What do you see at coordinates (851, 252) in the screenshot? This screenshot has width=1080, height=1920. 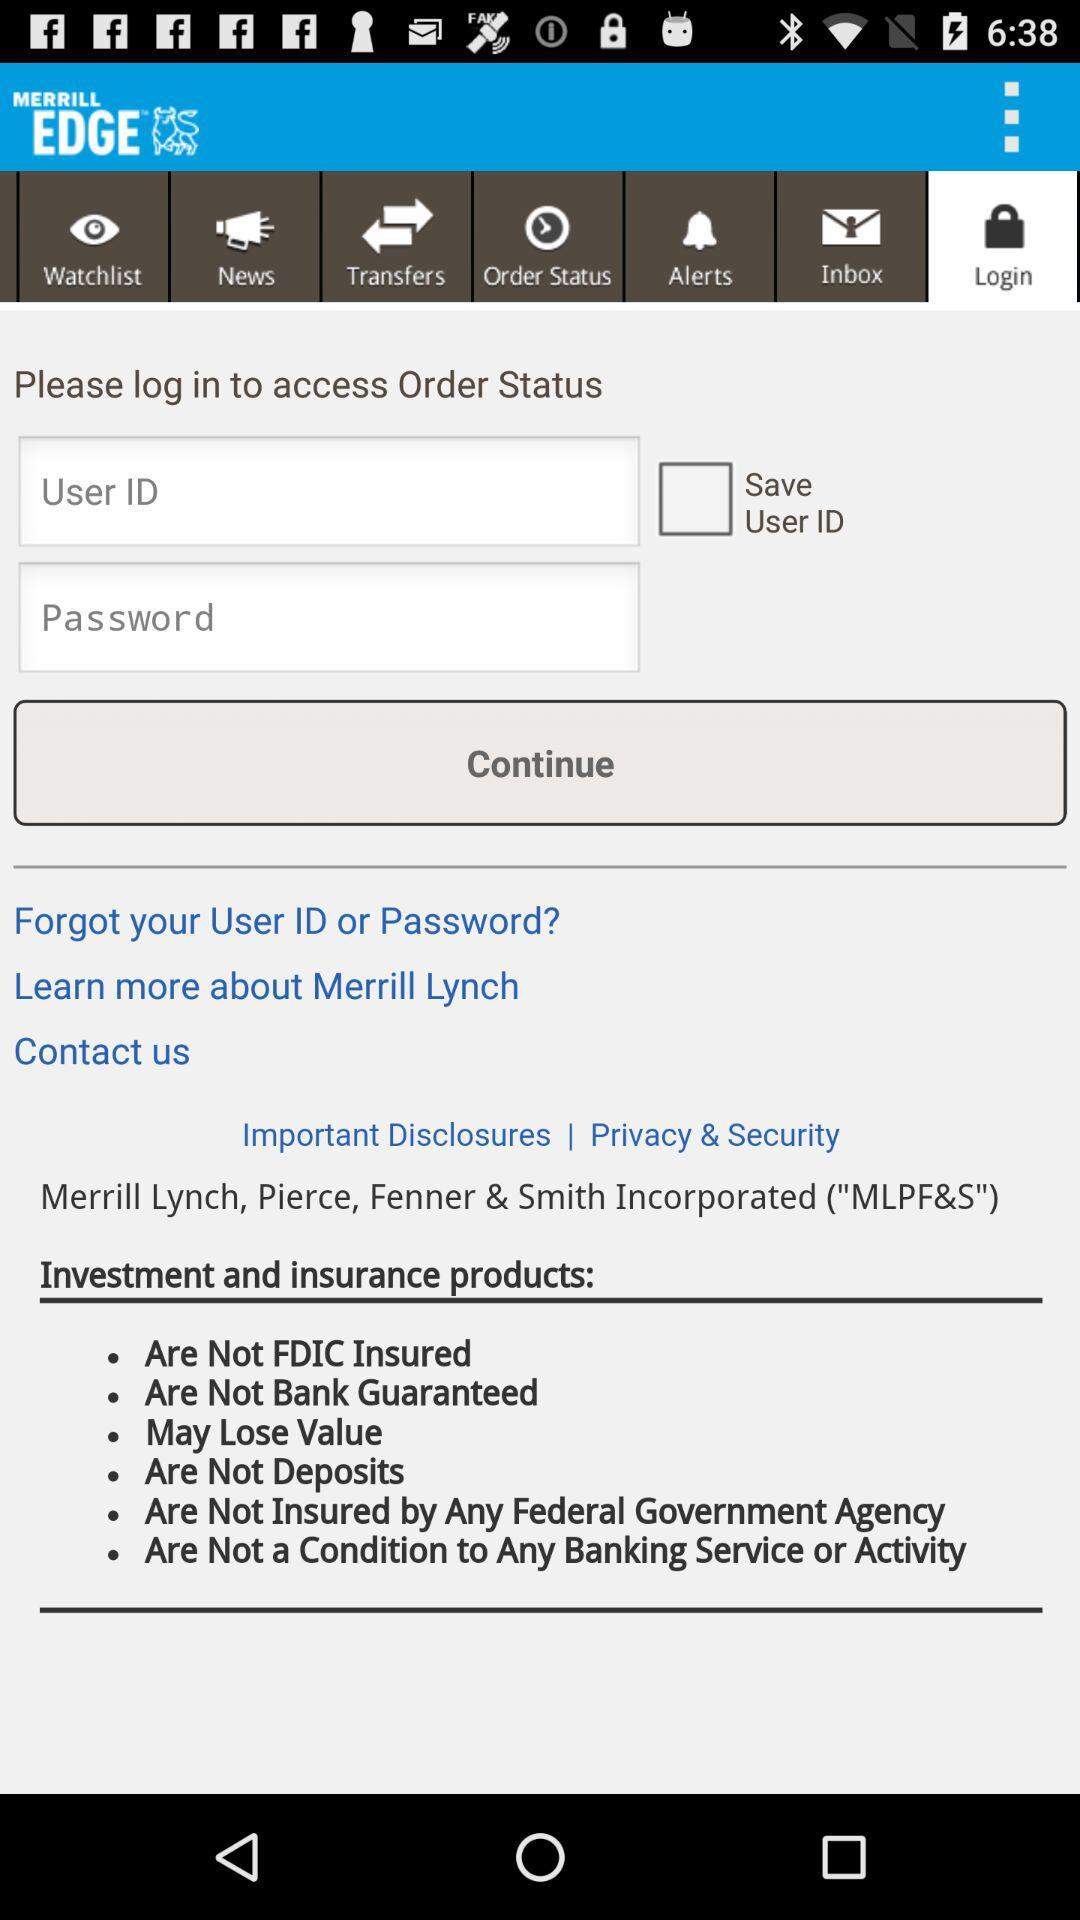 I see `the email icon` at bounding box center [851, 252].